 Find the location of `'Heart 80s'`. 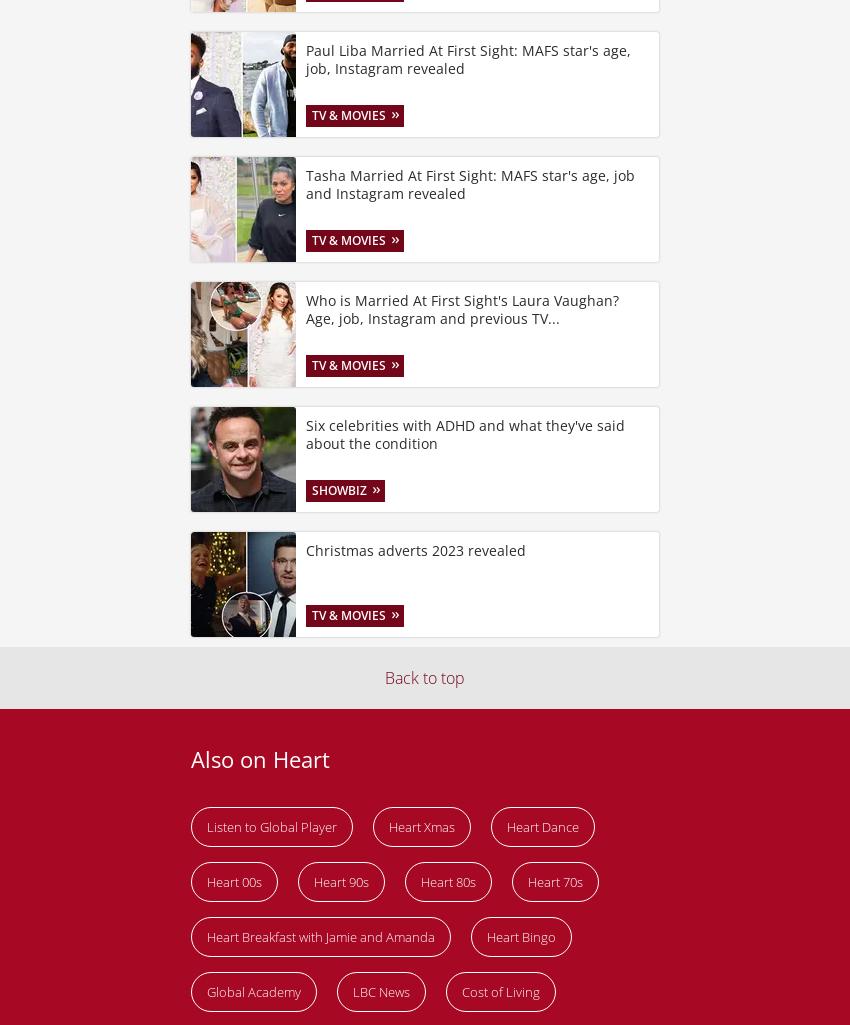

'Heart 80s' is located at coordinates (447, 880).